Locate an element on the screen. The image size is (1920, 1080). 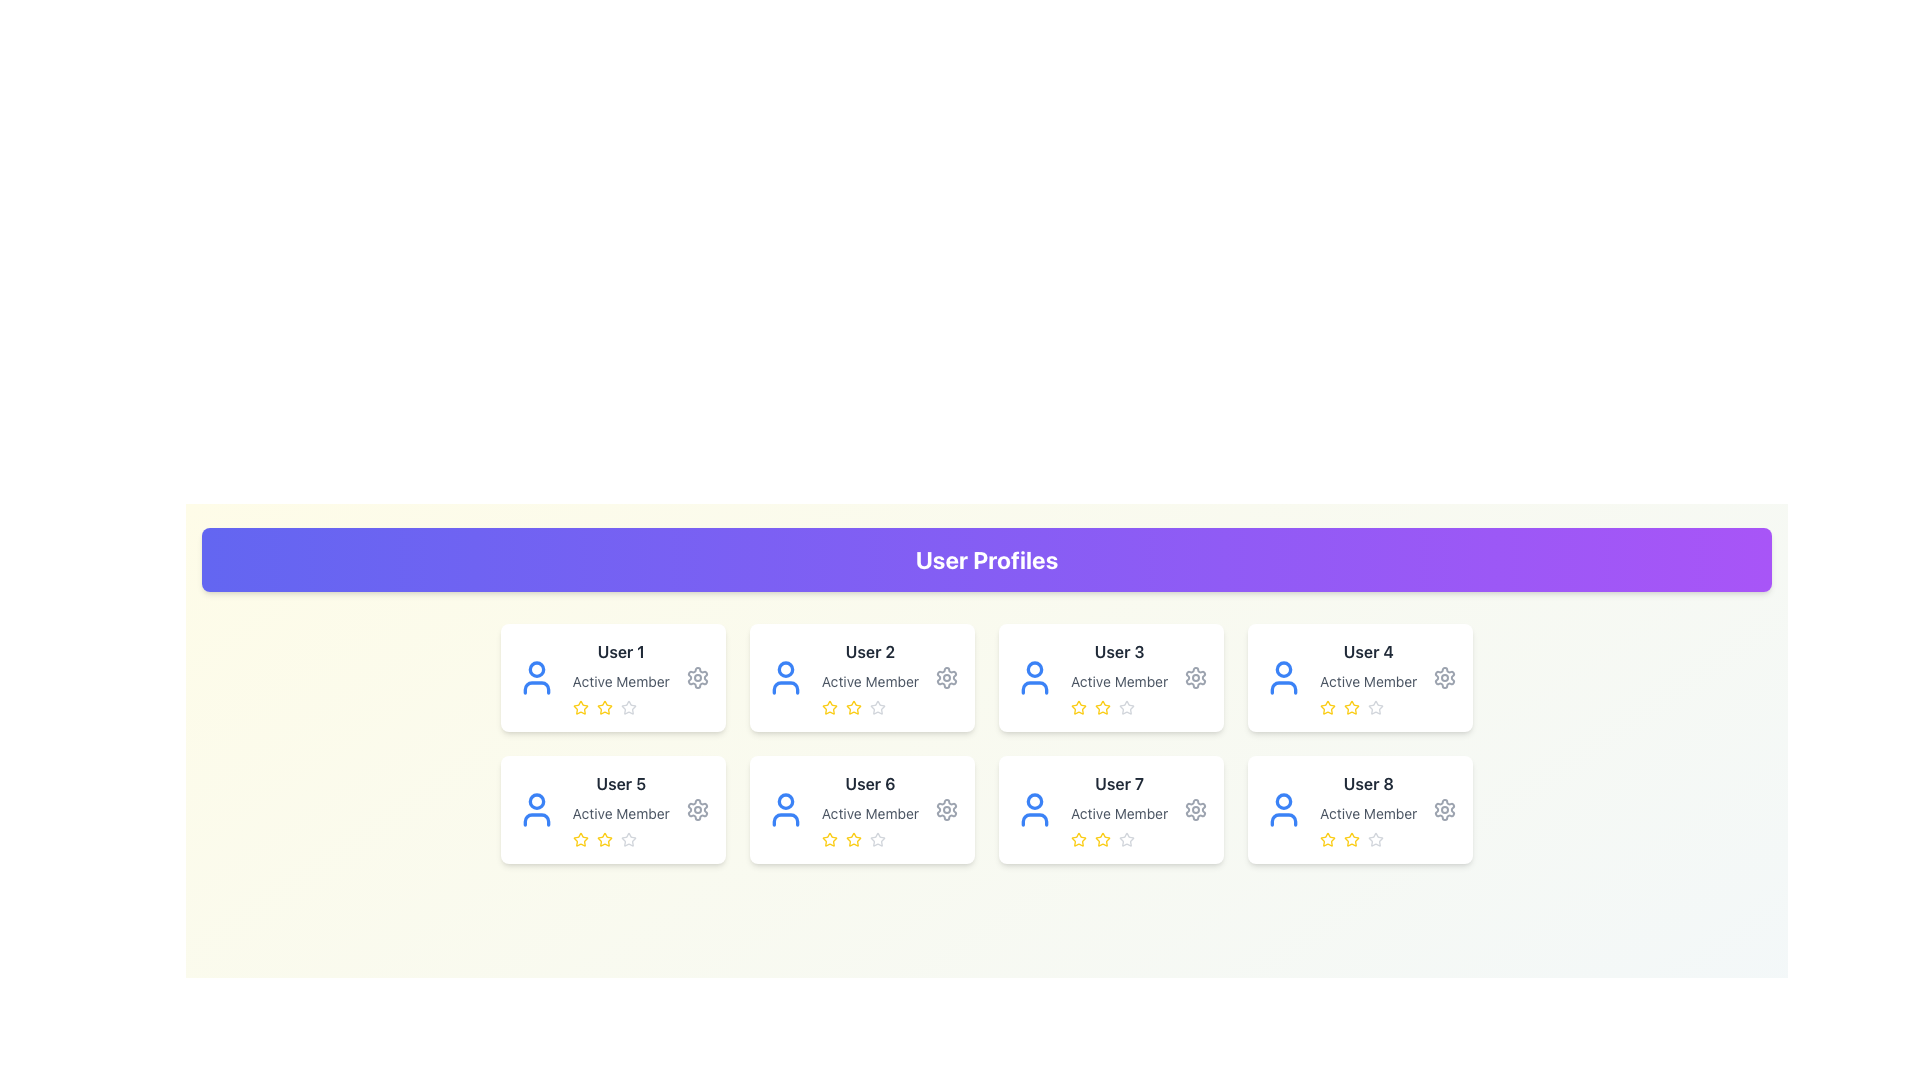
the settings cogwheel icon located in the top-right corner of the 'User 4' profile card is located at coordinates (1445, 677).